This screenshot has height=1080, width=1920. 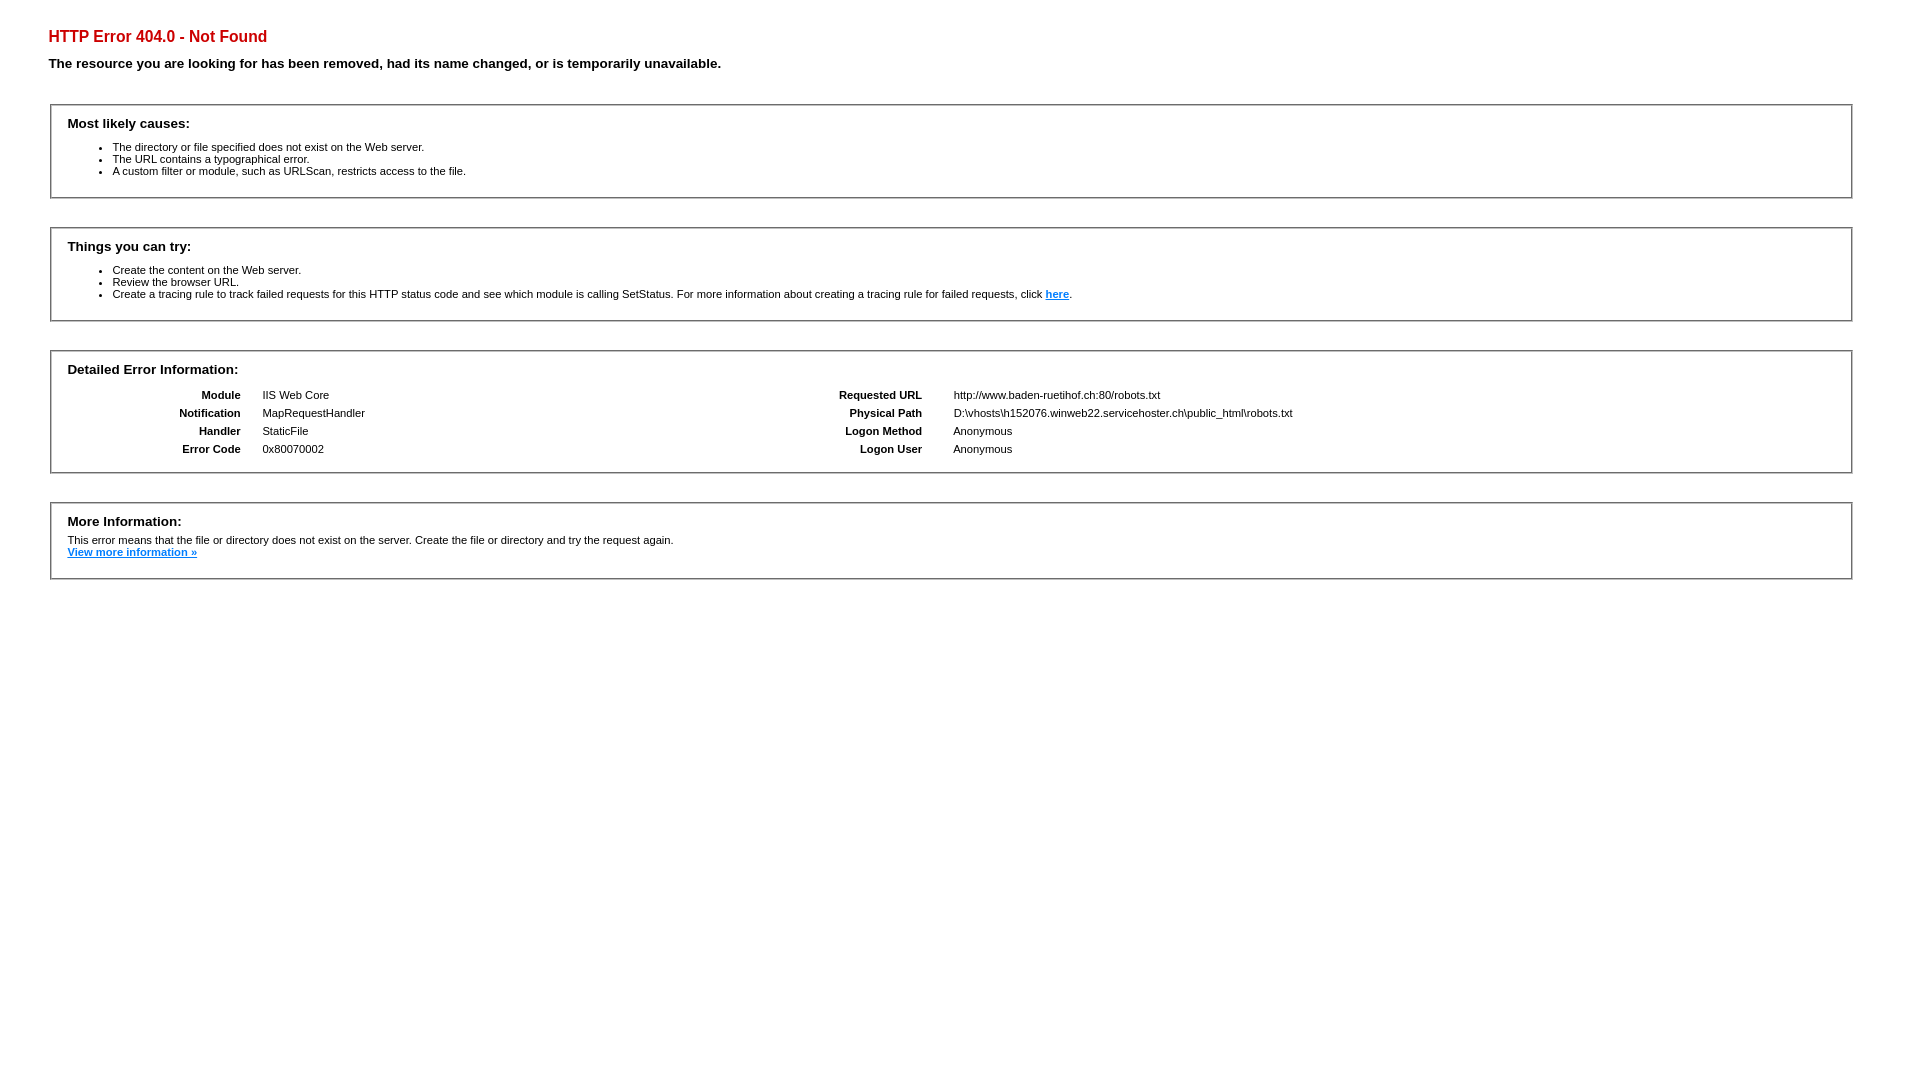 I want to click on 'here', so click(x=1045, y=293).